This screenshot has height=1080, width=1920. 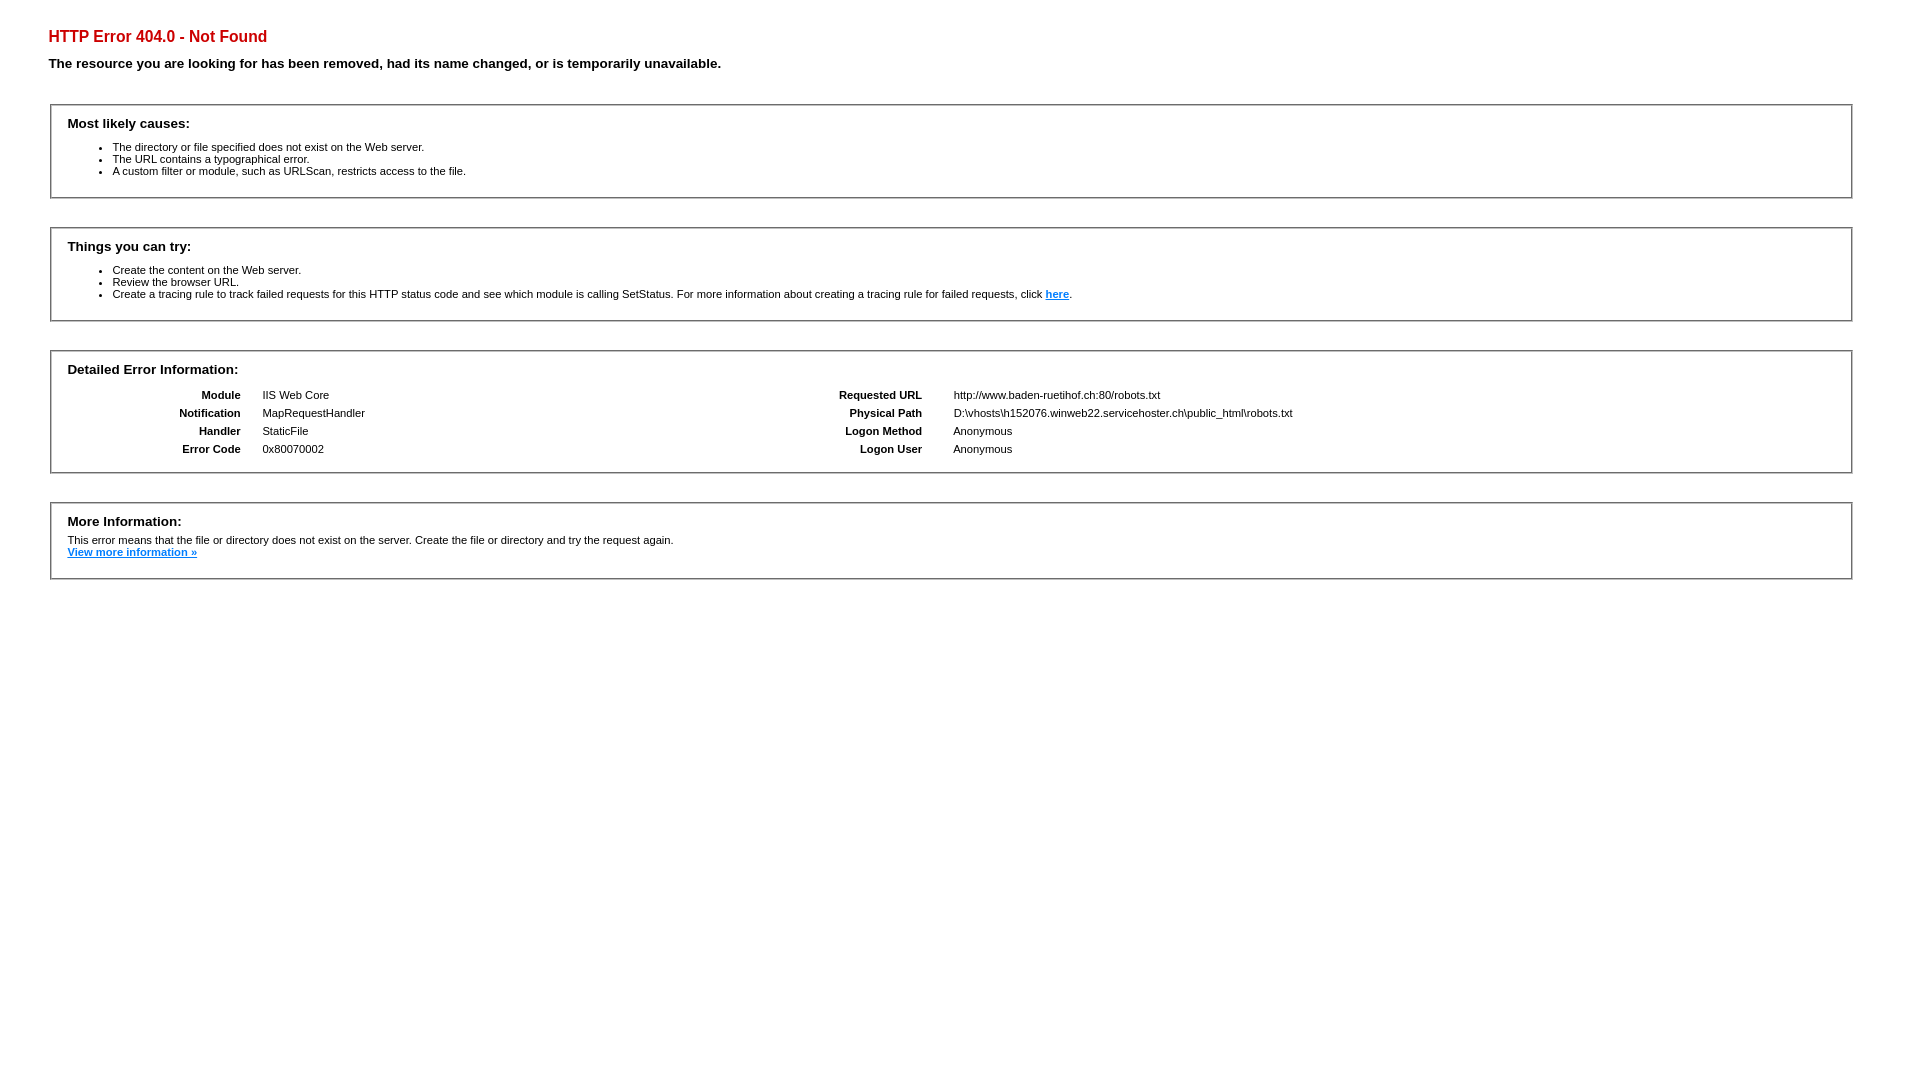 I want to click on 'here', so click(x=1045, y=293).